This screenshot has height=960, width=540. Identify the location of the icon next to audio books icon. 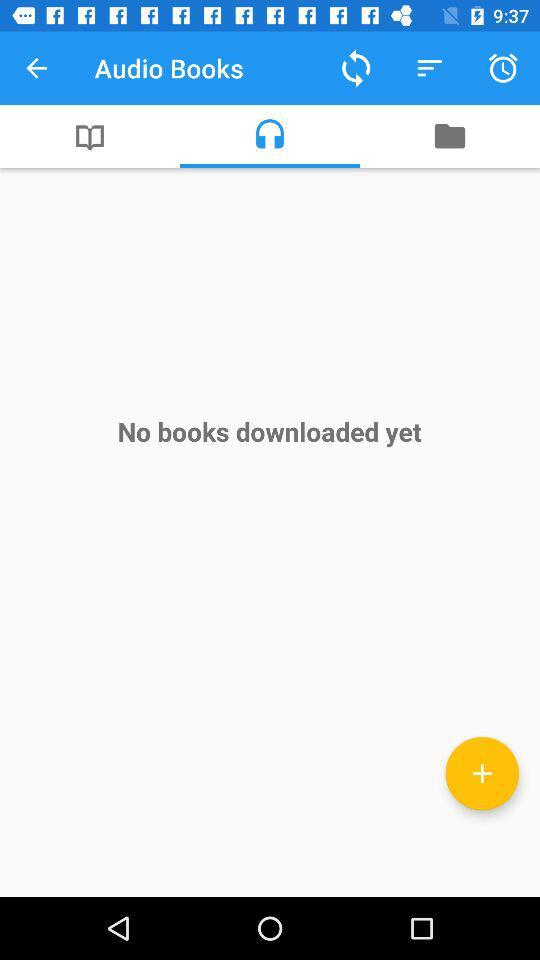
(36, 68).